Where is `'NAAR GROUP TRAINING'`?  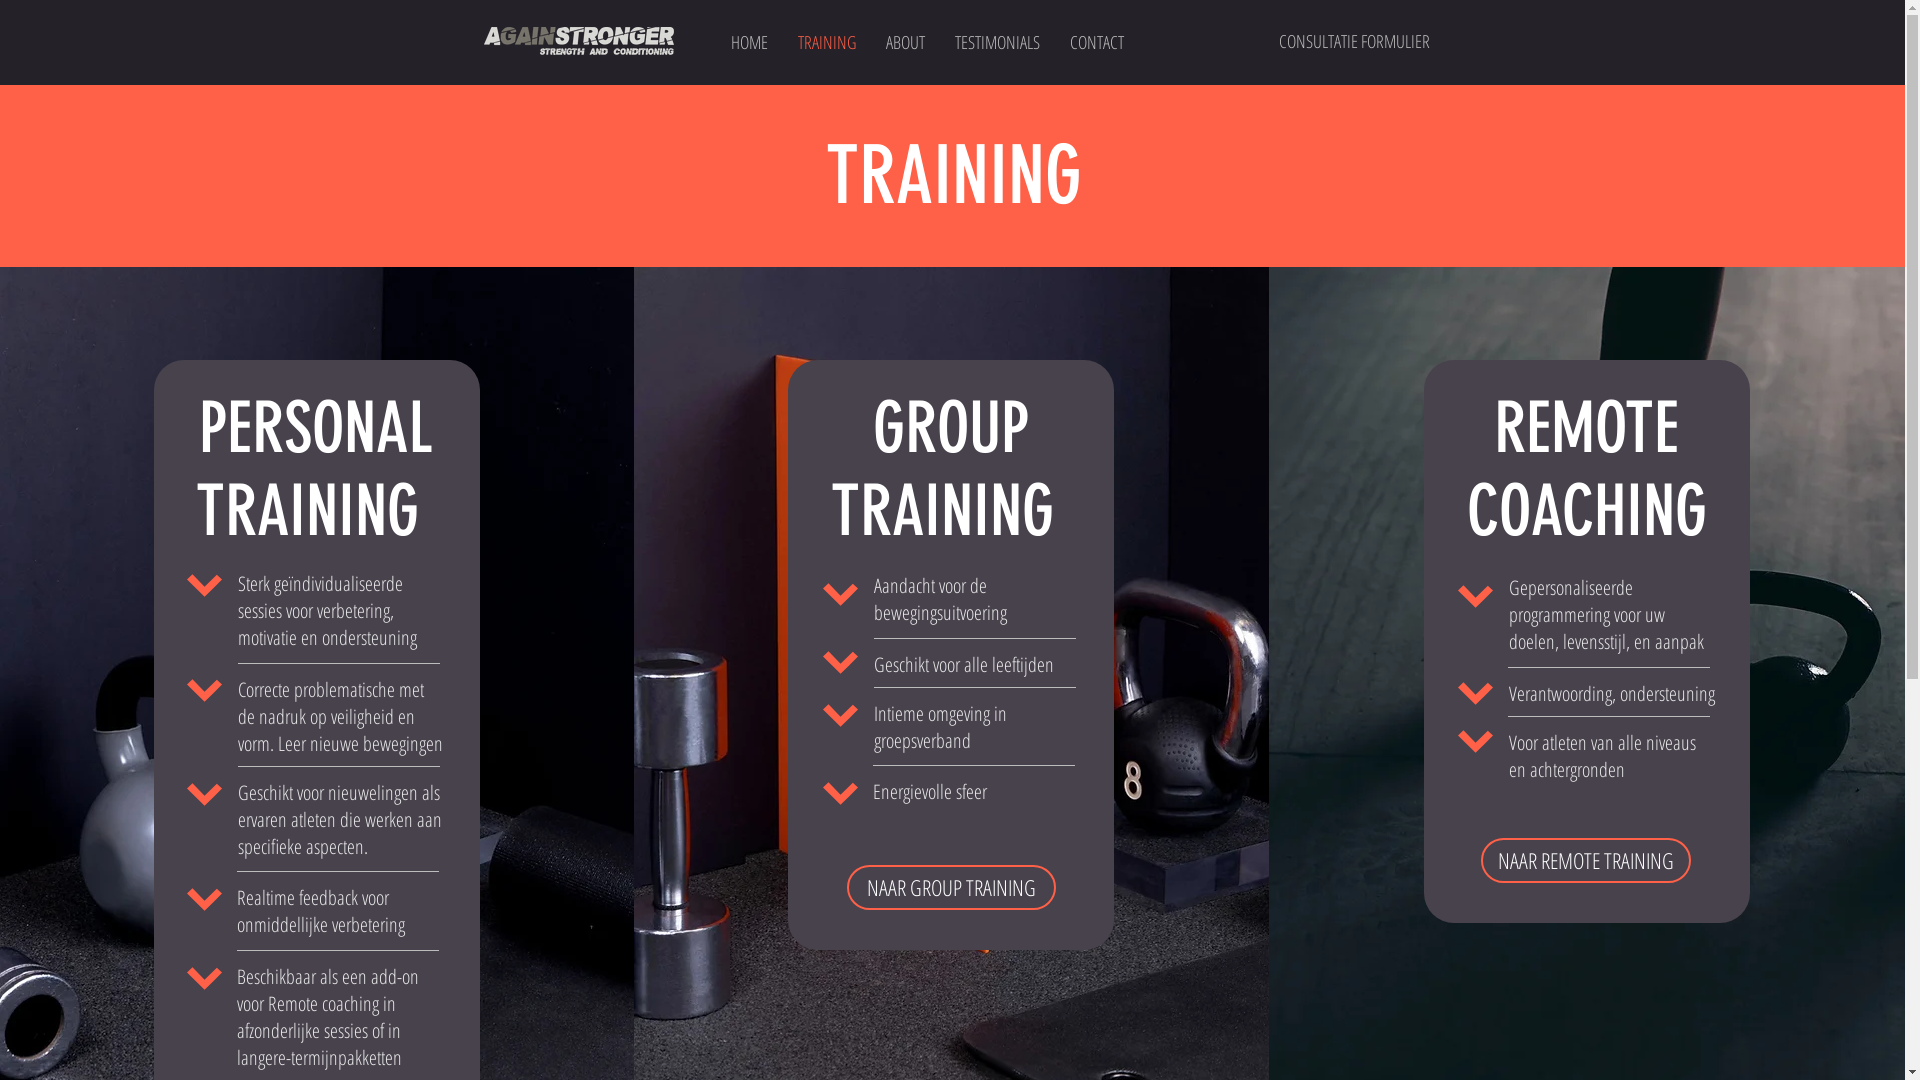 'NAAR GROUP TRAINING' is located at coordinates (950, 886).